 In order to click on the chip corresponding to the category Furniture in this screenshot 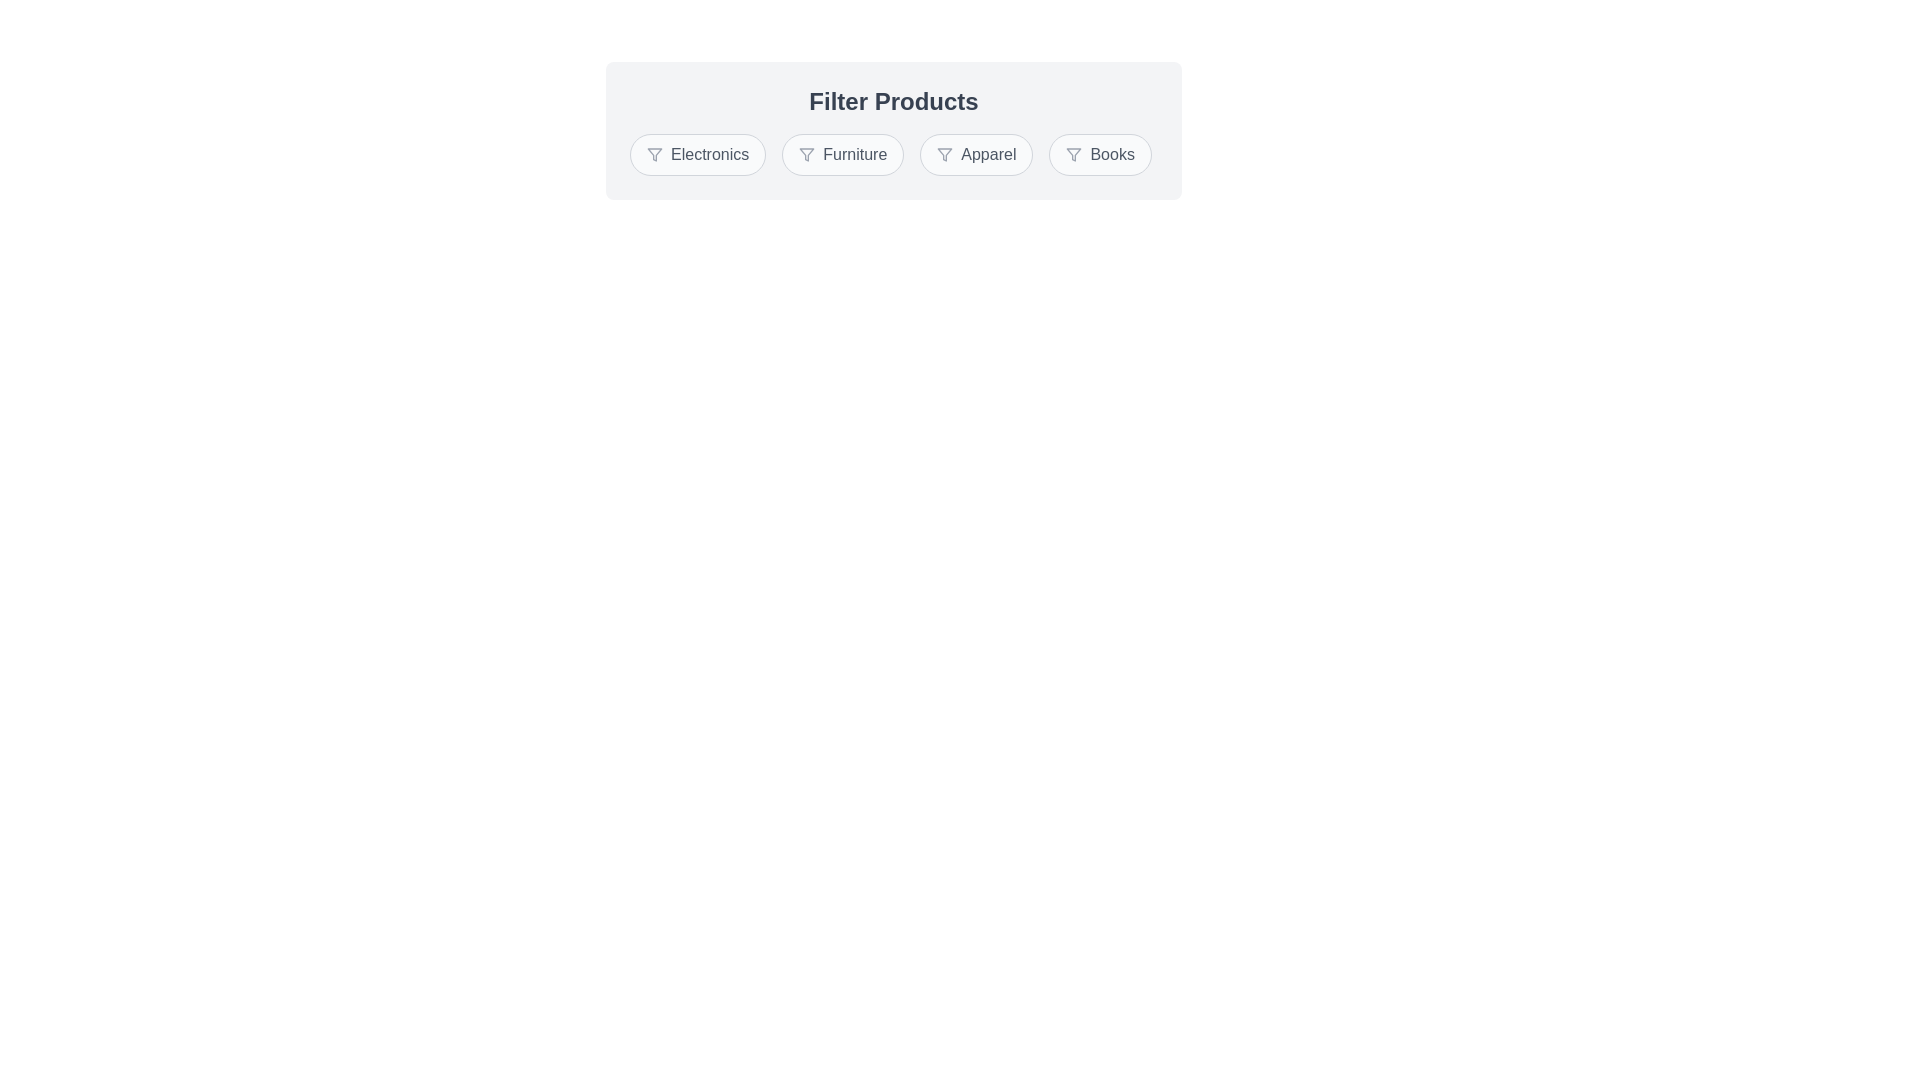, I will do `click(843, 153)`.